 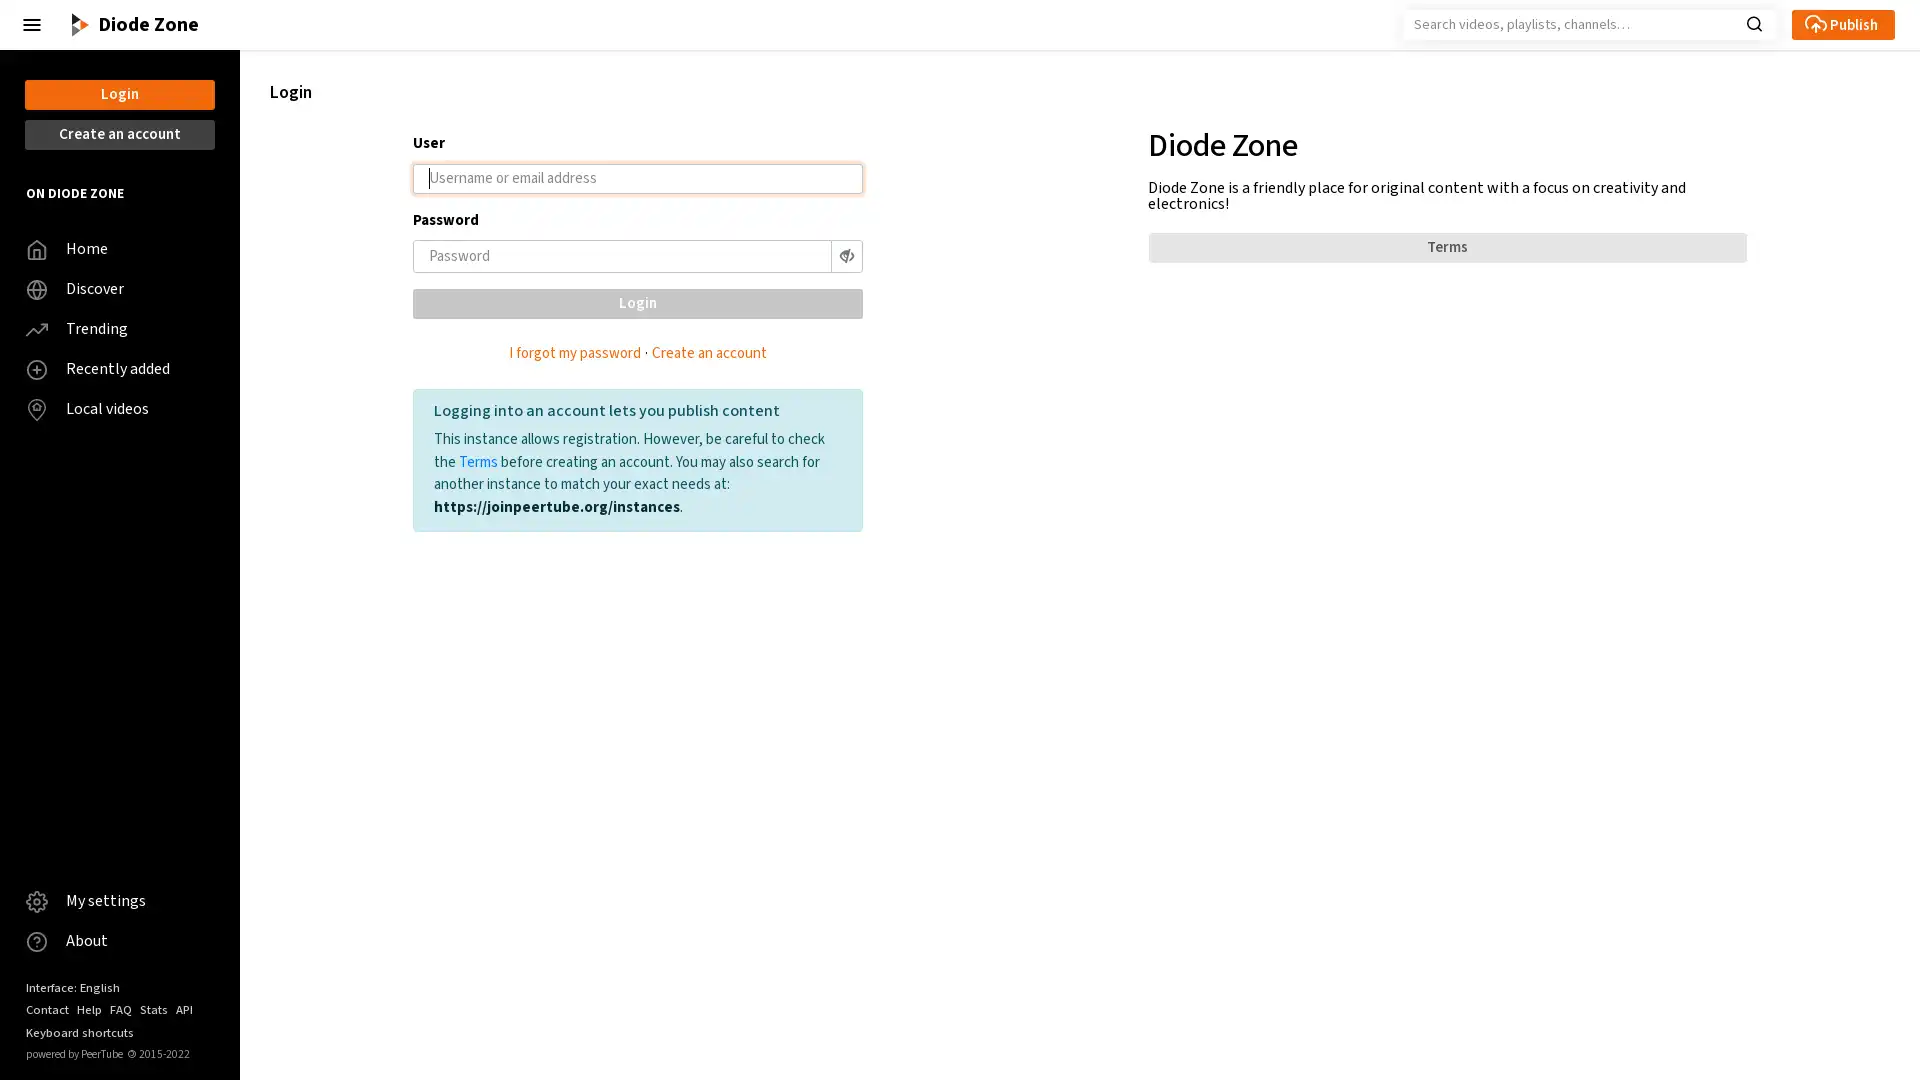 I want to click on I forgot my password, so click(x=573, y=352).